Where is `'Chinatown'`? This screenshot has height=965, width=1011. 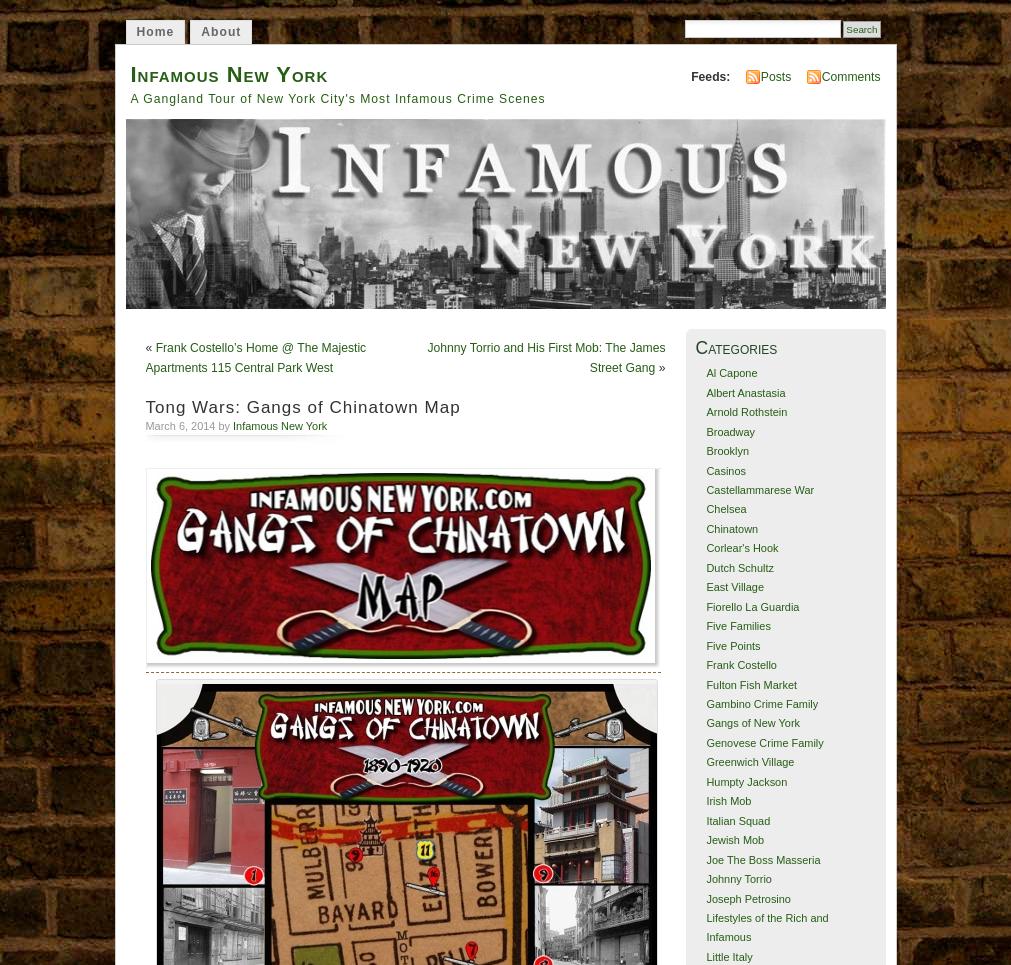 'Chinatown' is located at coordinates (730, 527).